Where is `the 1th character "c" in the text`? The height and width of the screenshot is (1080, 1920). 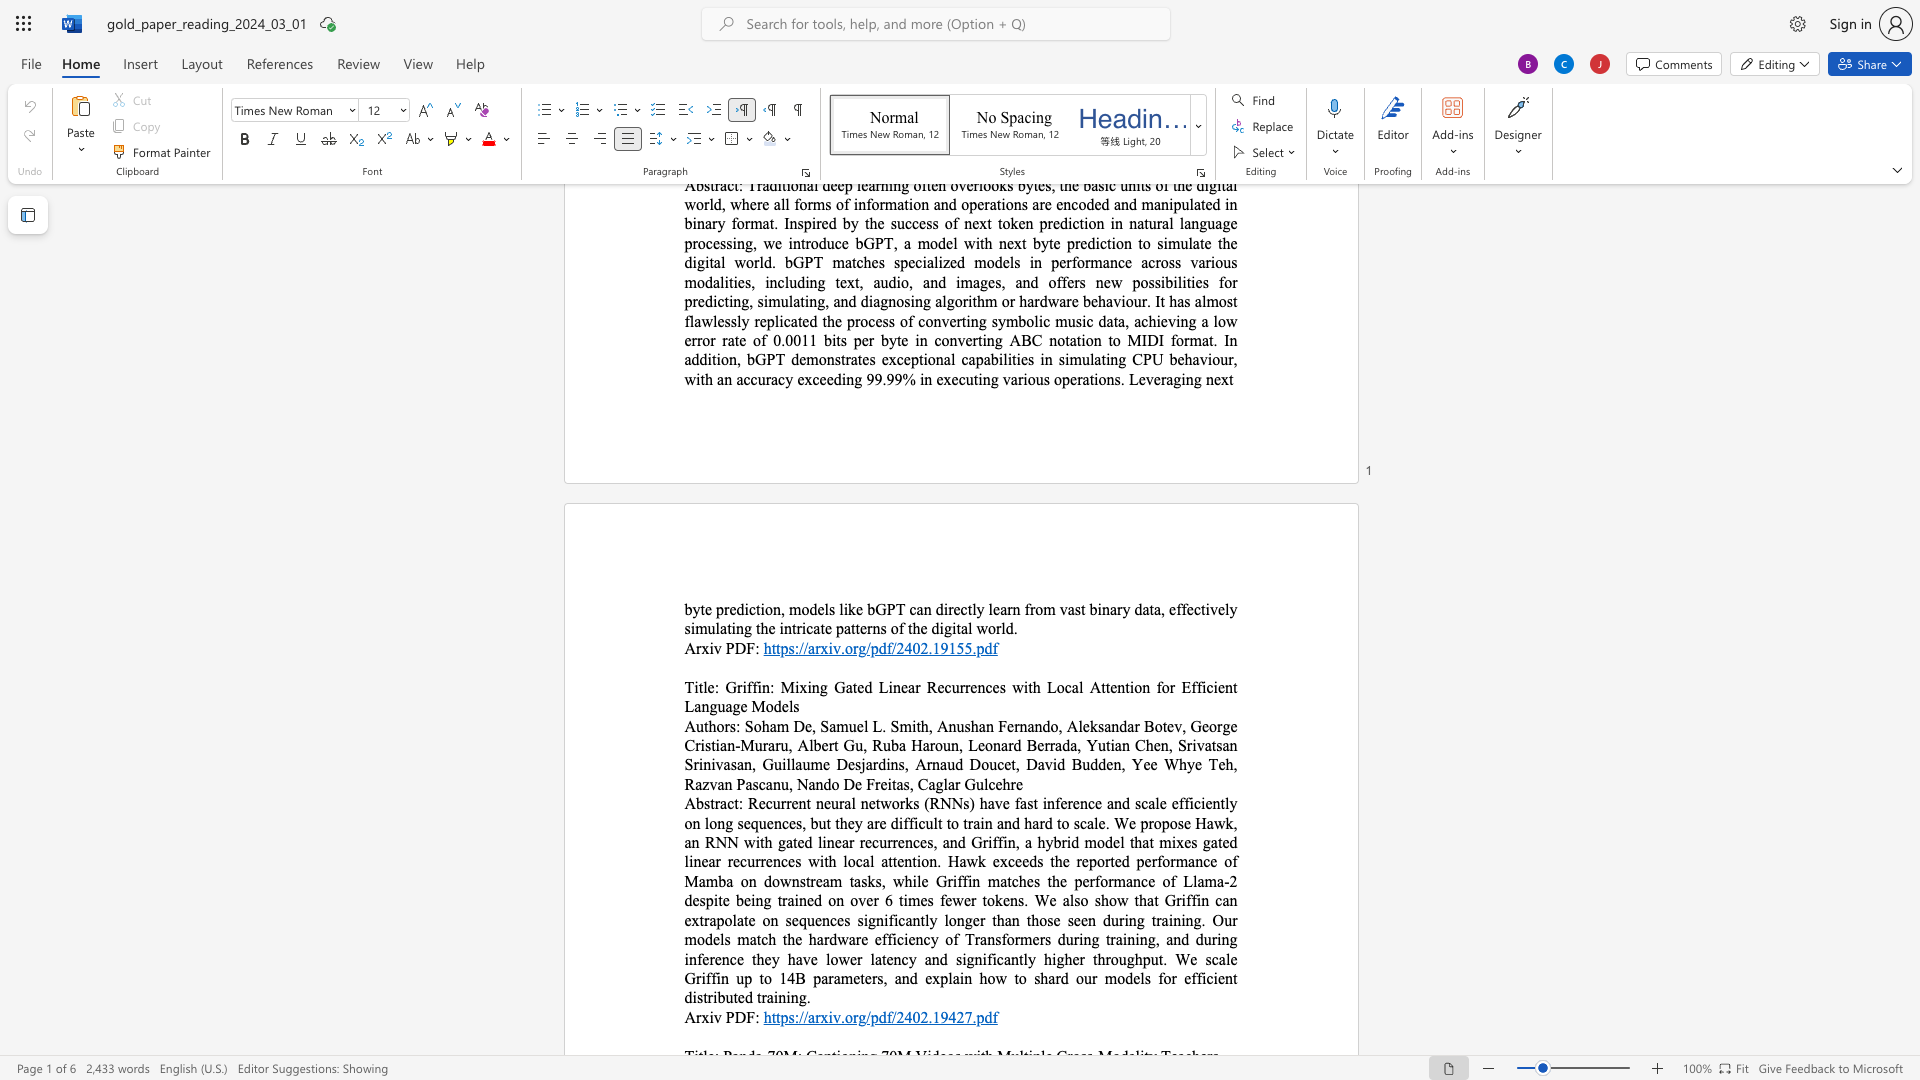 the 1th character "c" in the text is located at coordinates (729, 802).